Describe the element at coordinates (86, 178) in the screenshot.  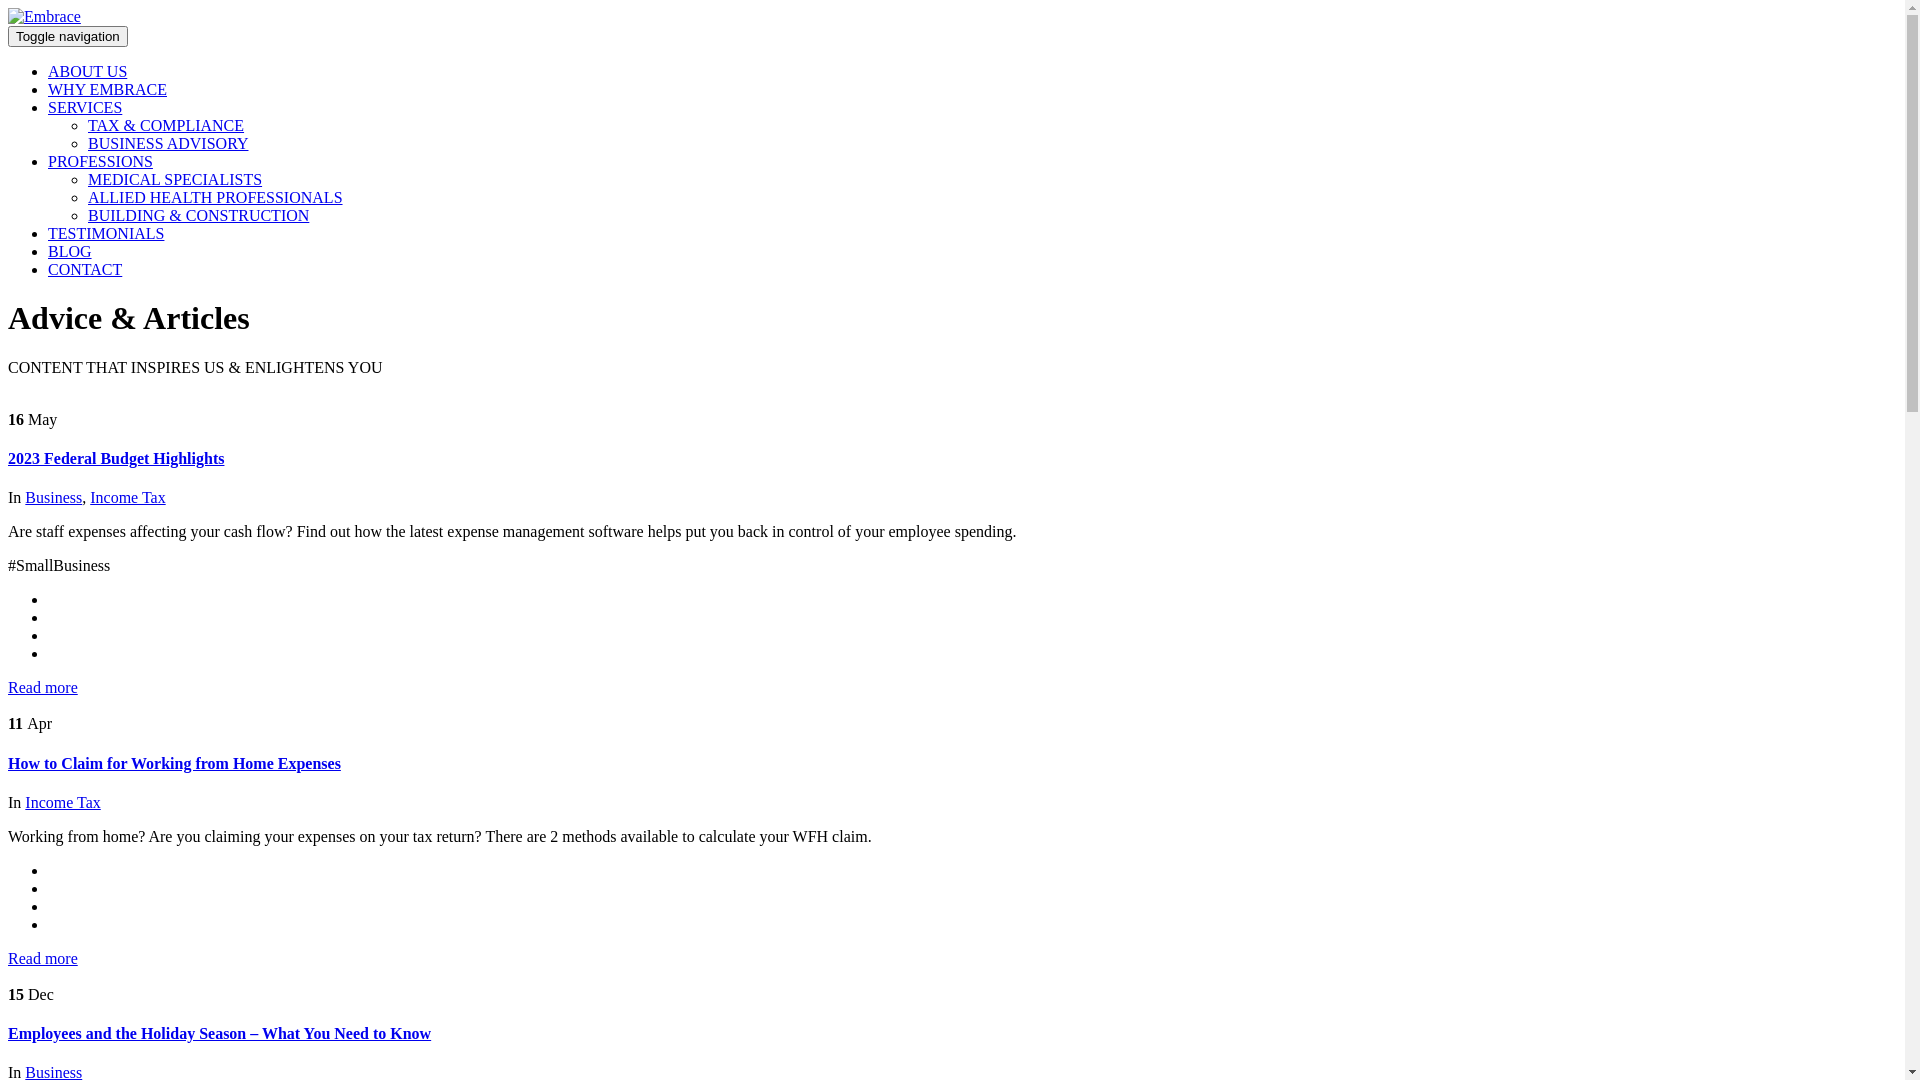
I see `'MEDICAL SPECIALISTS'` at that location.